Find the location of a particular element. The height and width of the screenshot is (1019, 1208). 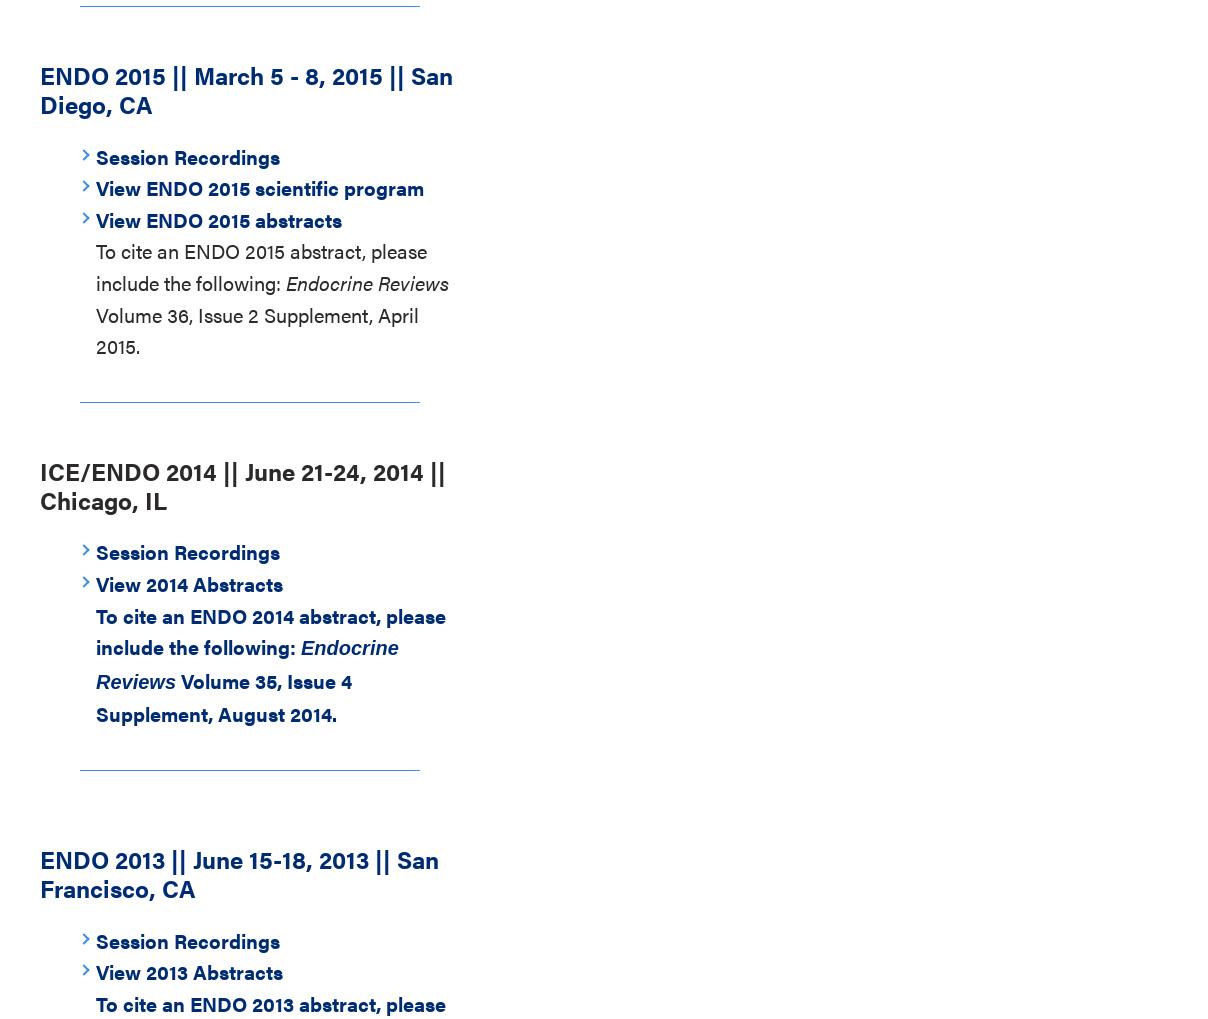

'View ENDO 2015 scientific program' is located at coordinates (259, 186).